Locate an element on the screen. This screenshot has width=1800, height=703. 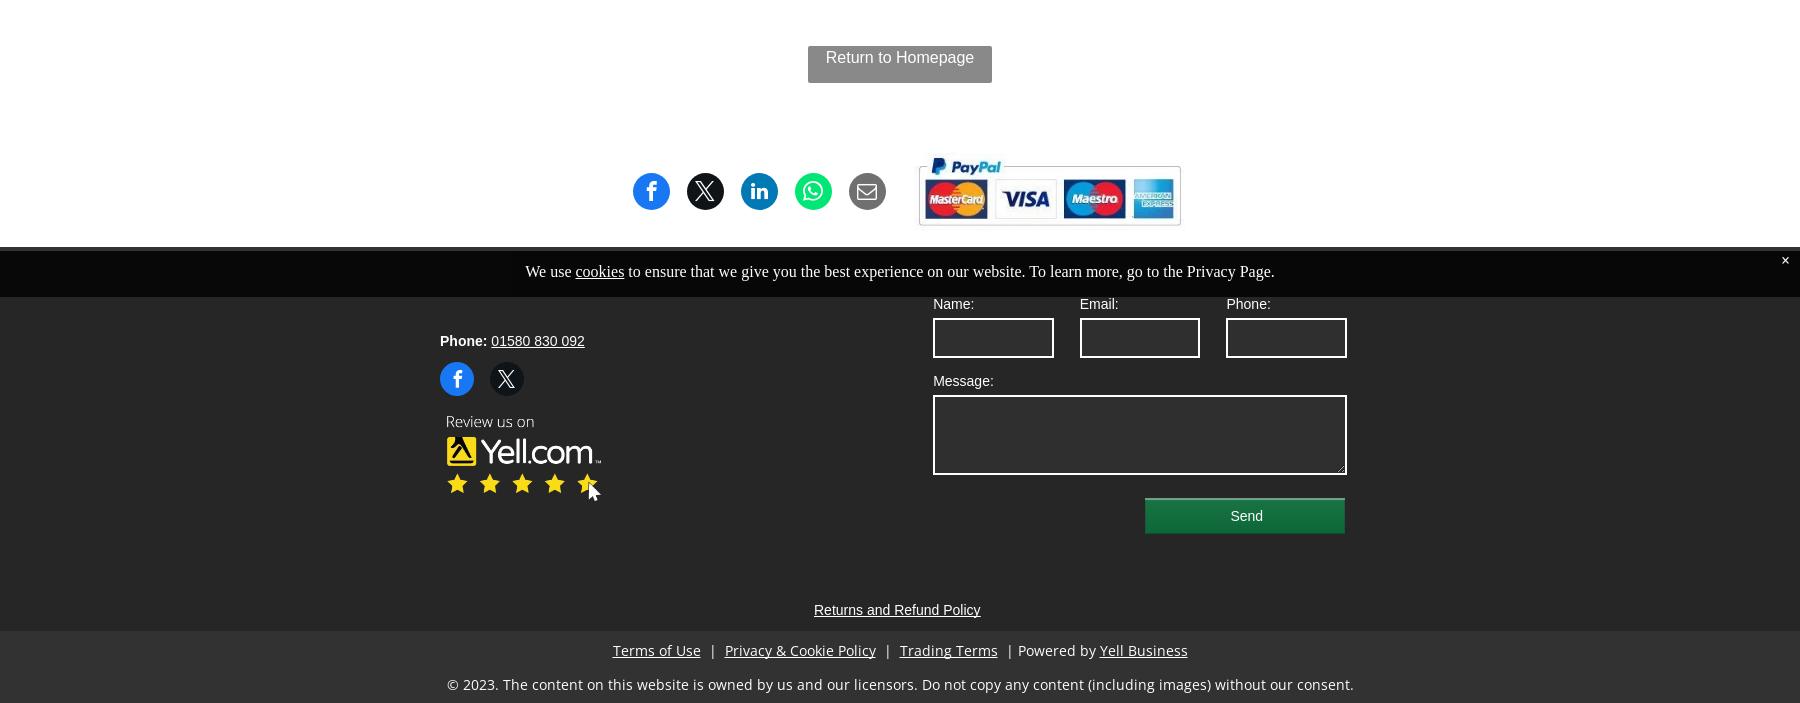
'Earthborn Paints' is located at coordinates (763, 81).